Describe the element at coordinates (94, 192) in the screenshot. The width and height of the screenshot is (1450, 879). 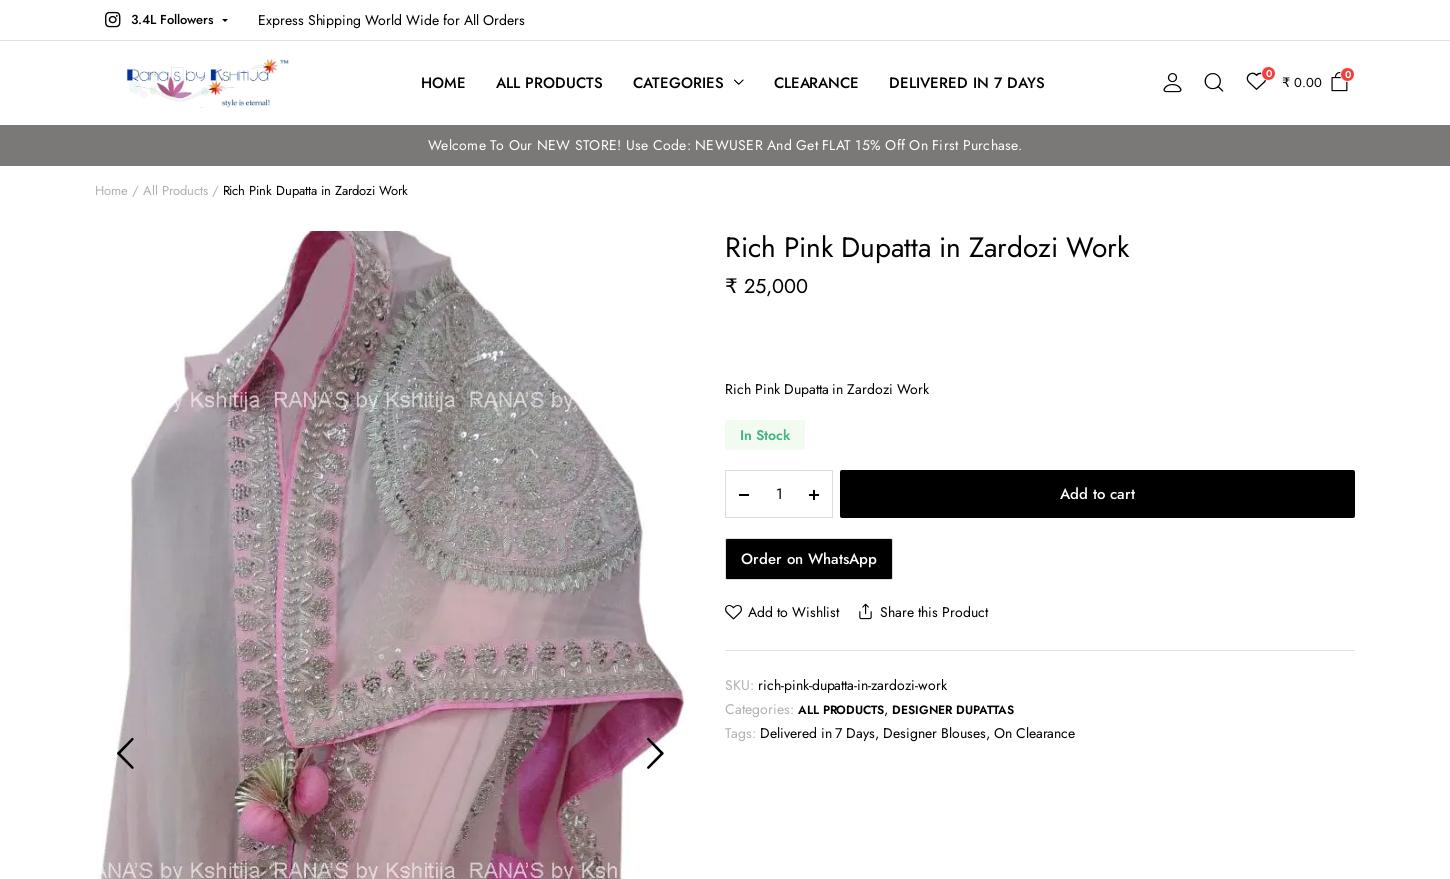
I see `'Embroidery: Zardozi'` at that location.